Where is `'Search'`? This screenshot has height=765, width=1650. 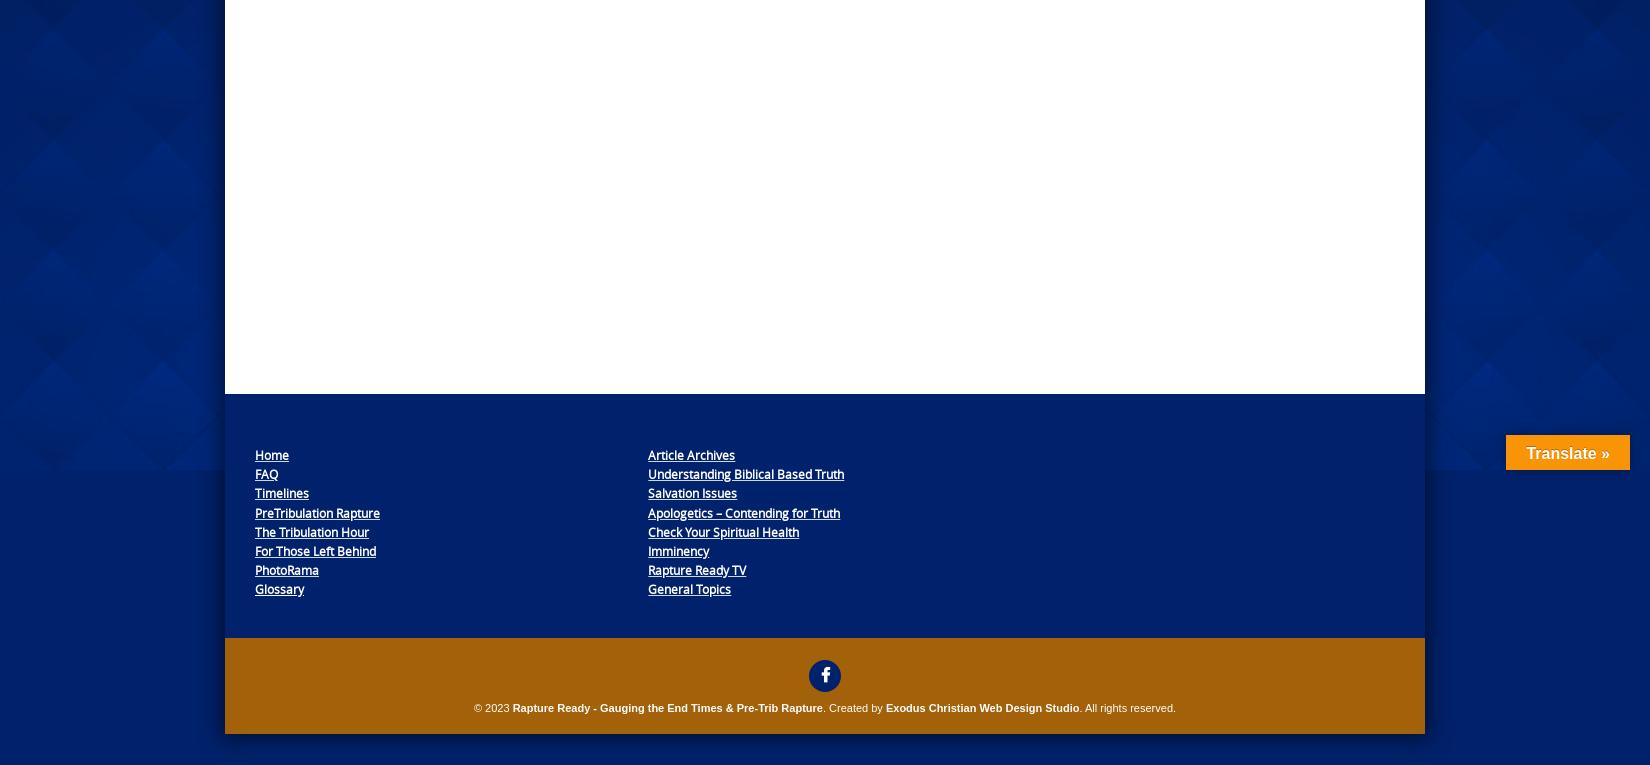 'Search' is located at coordinates (1074, 434).